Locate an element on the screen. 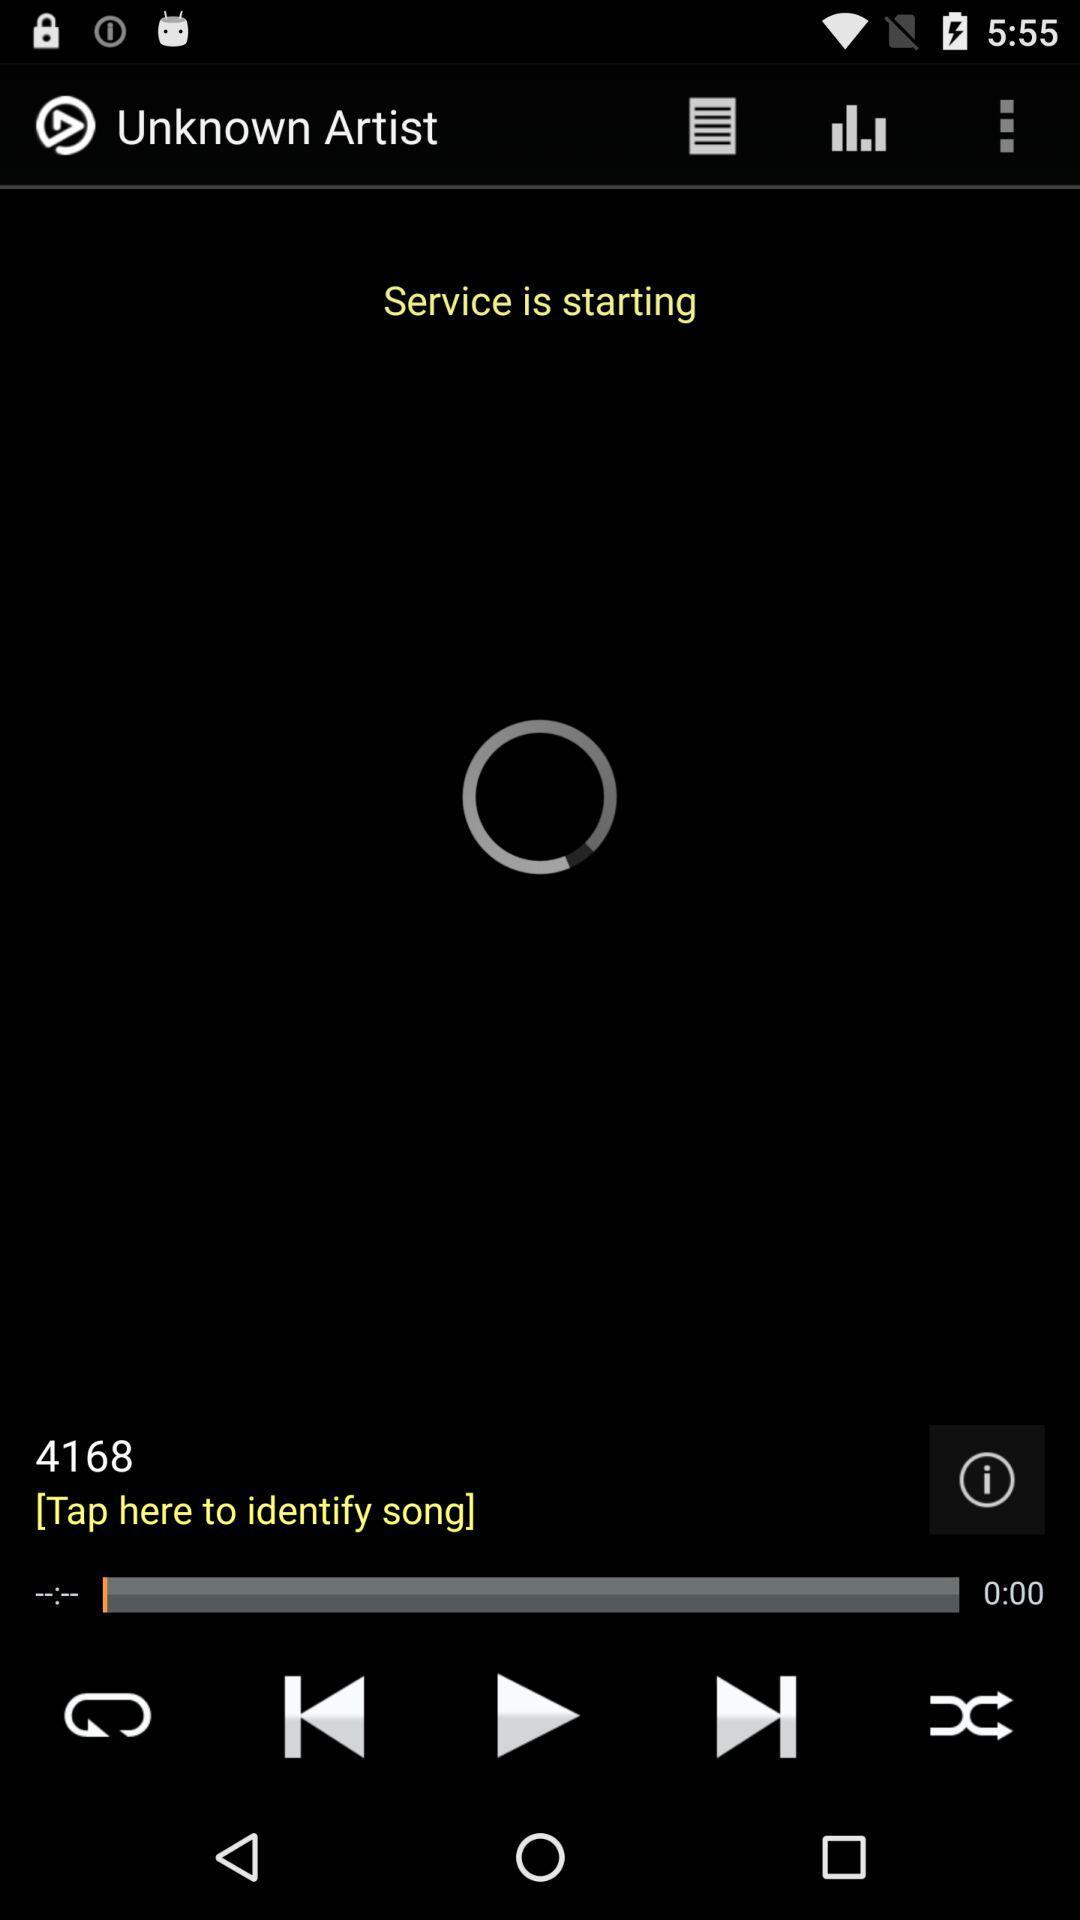 The width and height of the screenshot is (1080, 1920). the icon represented to goto the next song or music in the playlist is located at coordinates (756, 1714).